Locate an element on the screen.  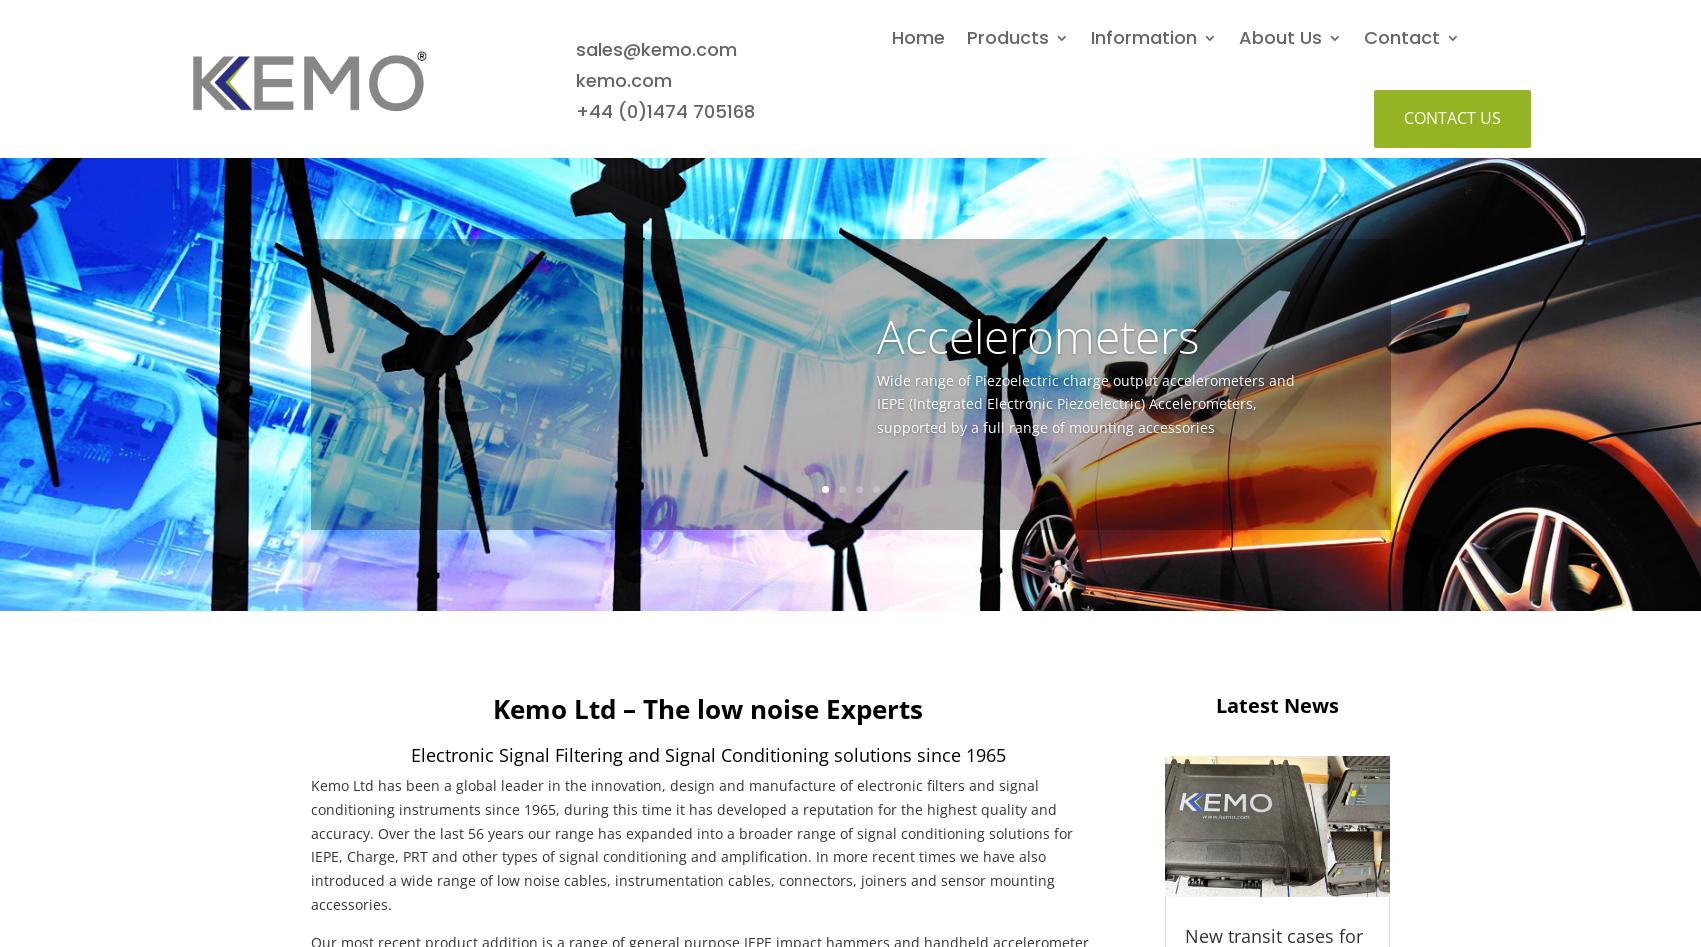
'Kemo Ltd has been a global leader in the innovation, design and manufacture of electronic filters and signal conditioning instruments since 1965, during this time it has developed a reputation for the highest quality and accuracy. Over the last 56 years our range has expanded into a broader range of signal conditioning solutions for IEPE, Charge, PRT and other types of signal conditioning and amplification. In more recent times we have also introduced a wide range of low noise cables, instrumentation cables, connectors, joiners and sensor mounting accessories.' is located at coordinates (689, 843).